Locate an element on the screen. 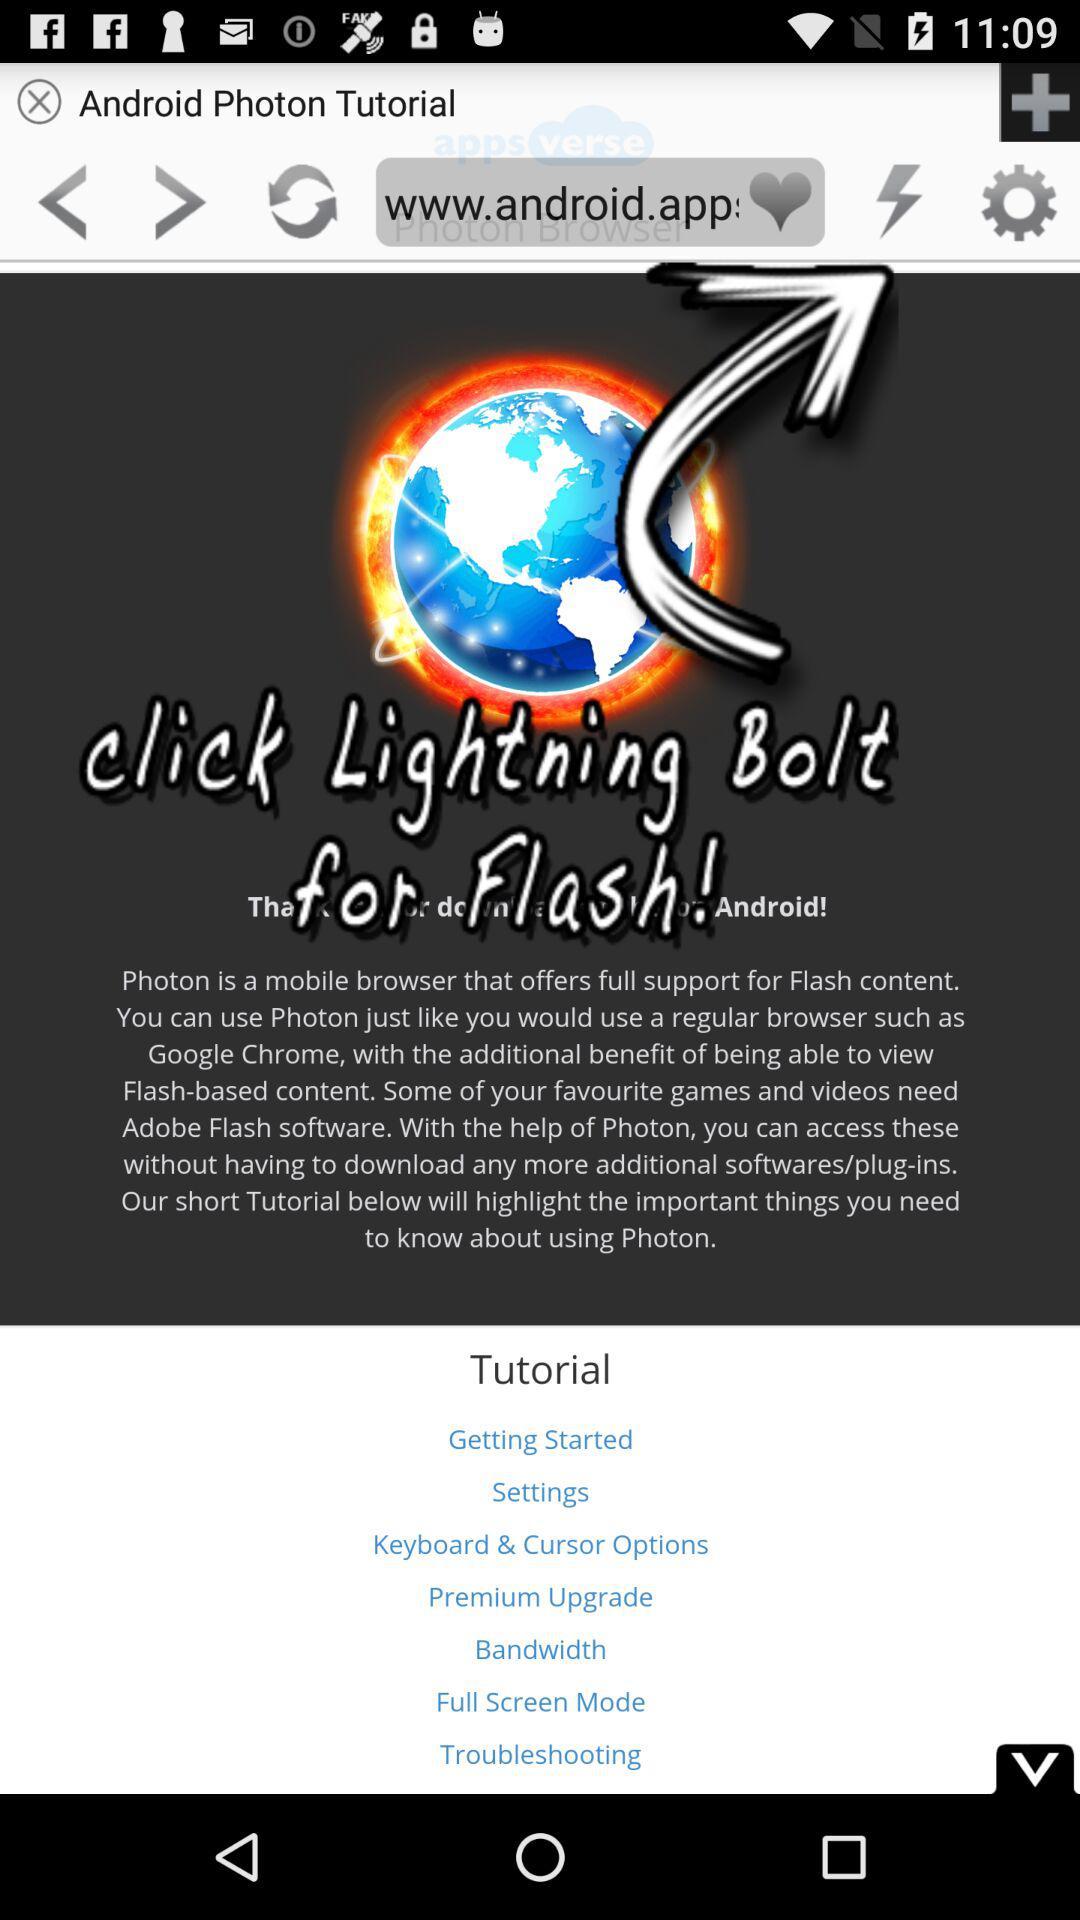 This screenshot has height=1920, width=1080. the favorite icon is located at coordinates (779, 216).